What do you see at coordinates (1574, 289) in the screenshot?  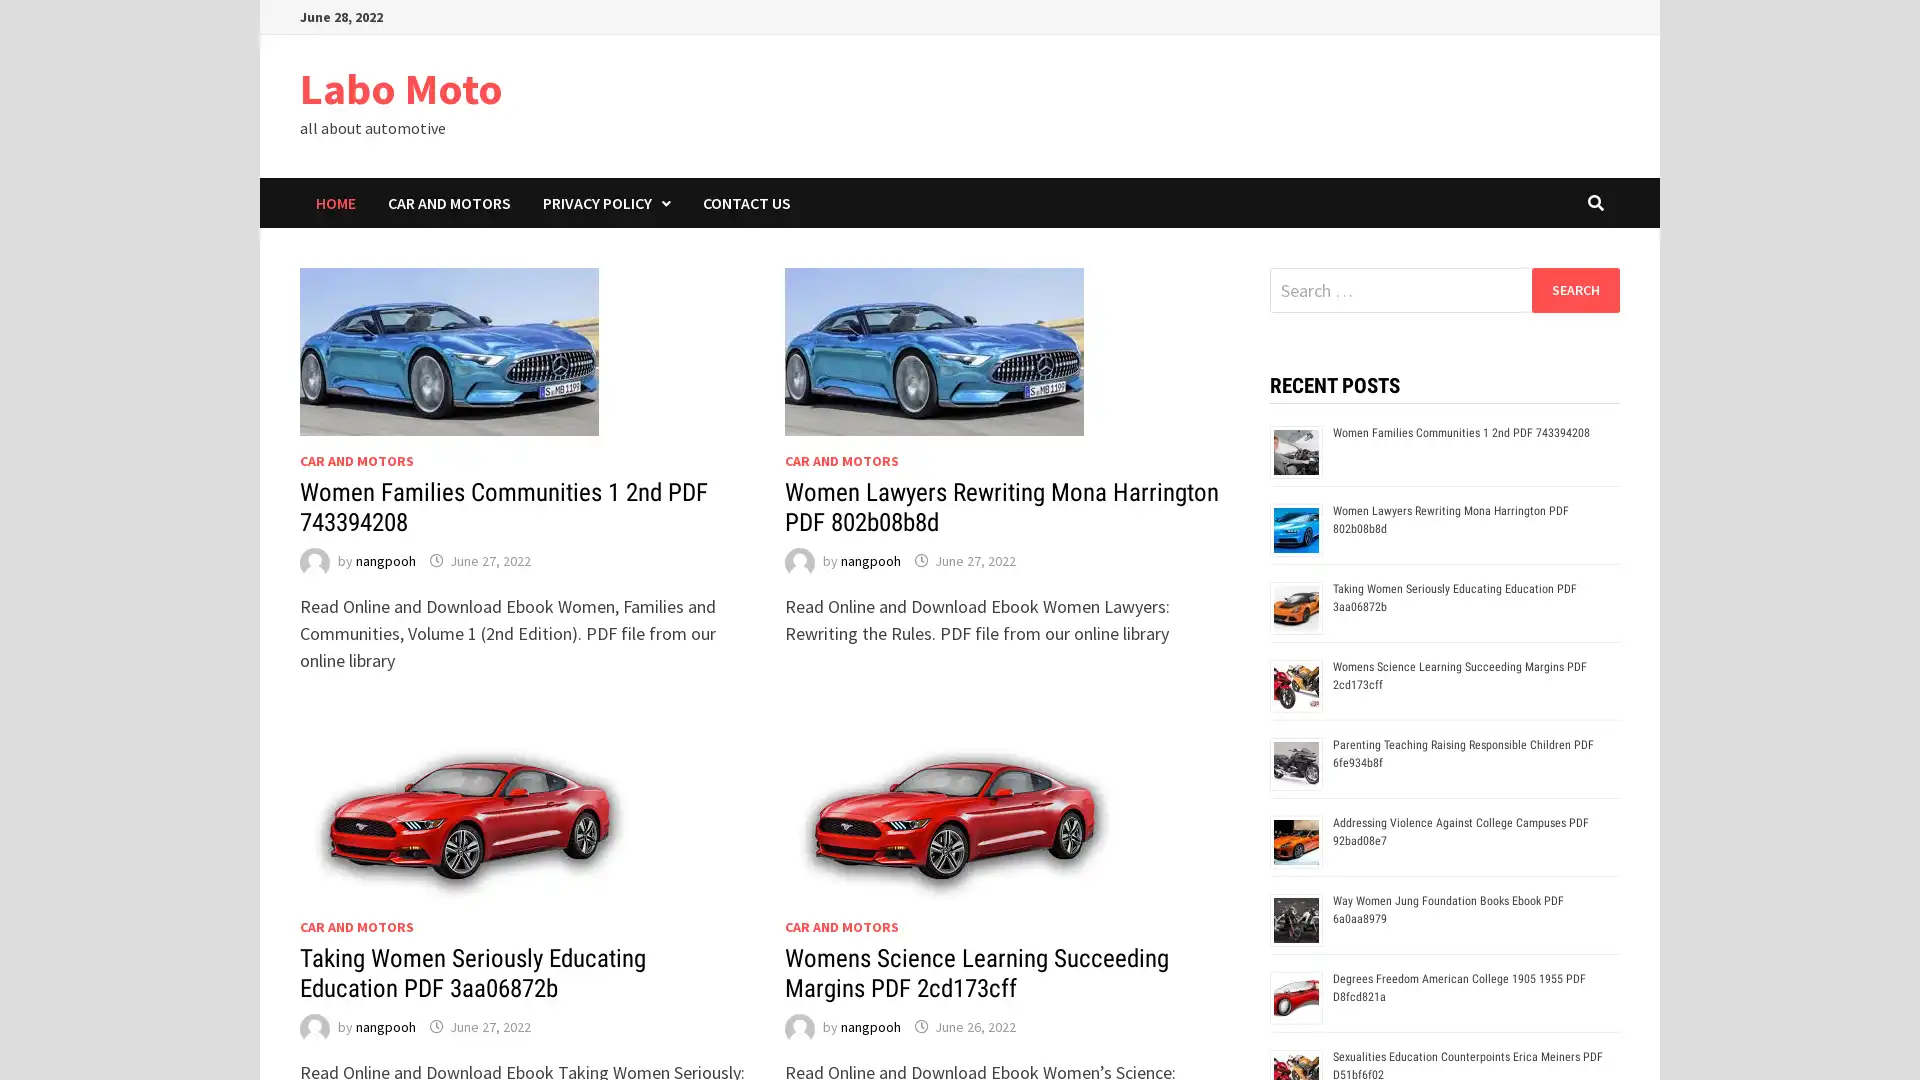 I see `Search` at bounding box center [1574, 289].